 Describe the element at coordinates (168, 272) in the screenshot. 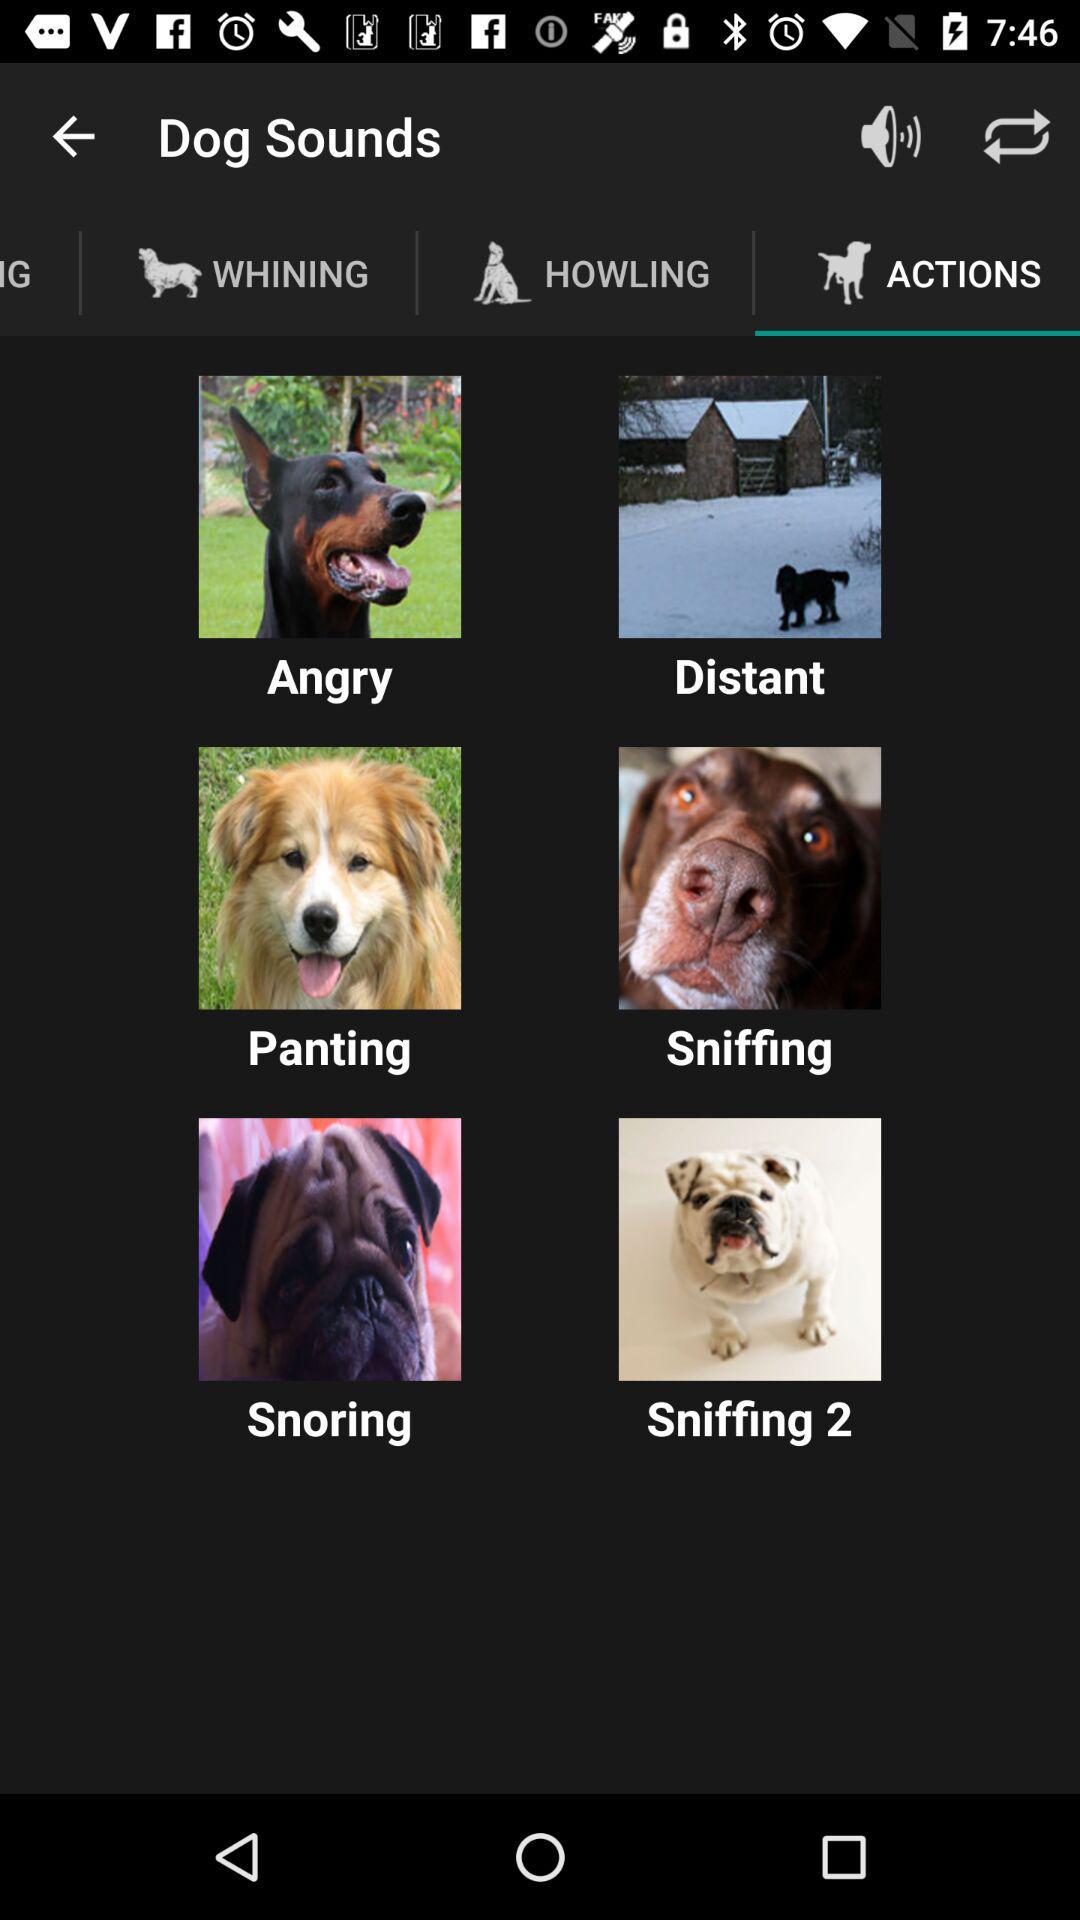

I see `left of whining` at that location.